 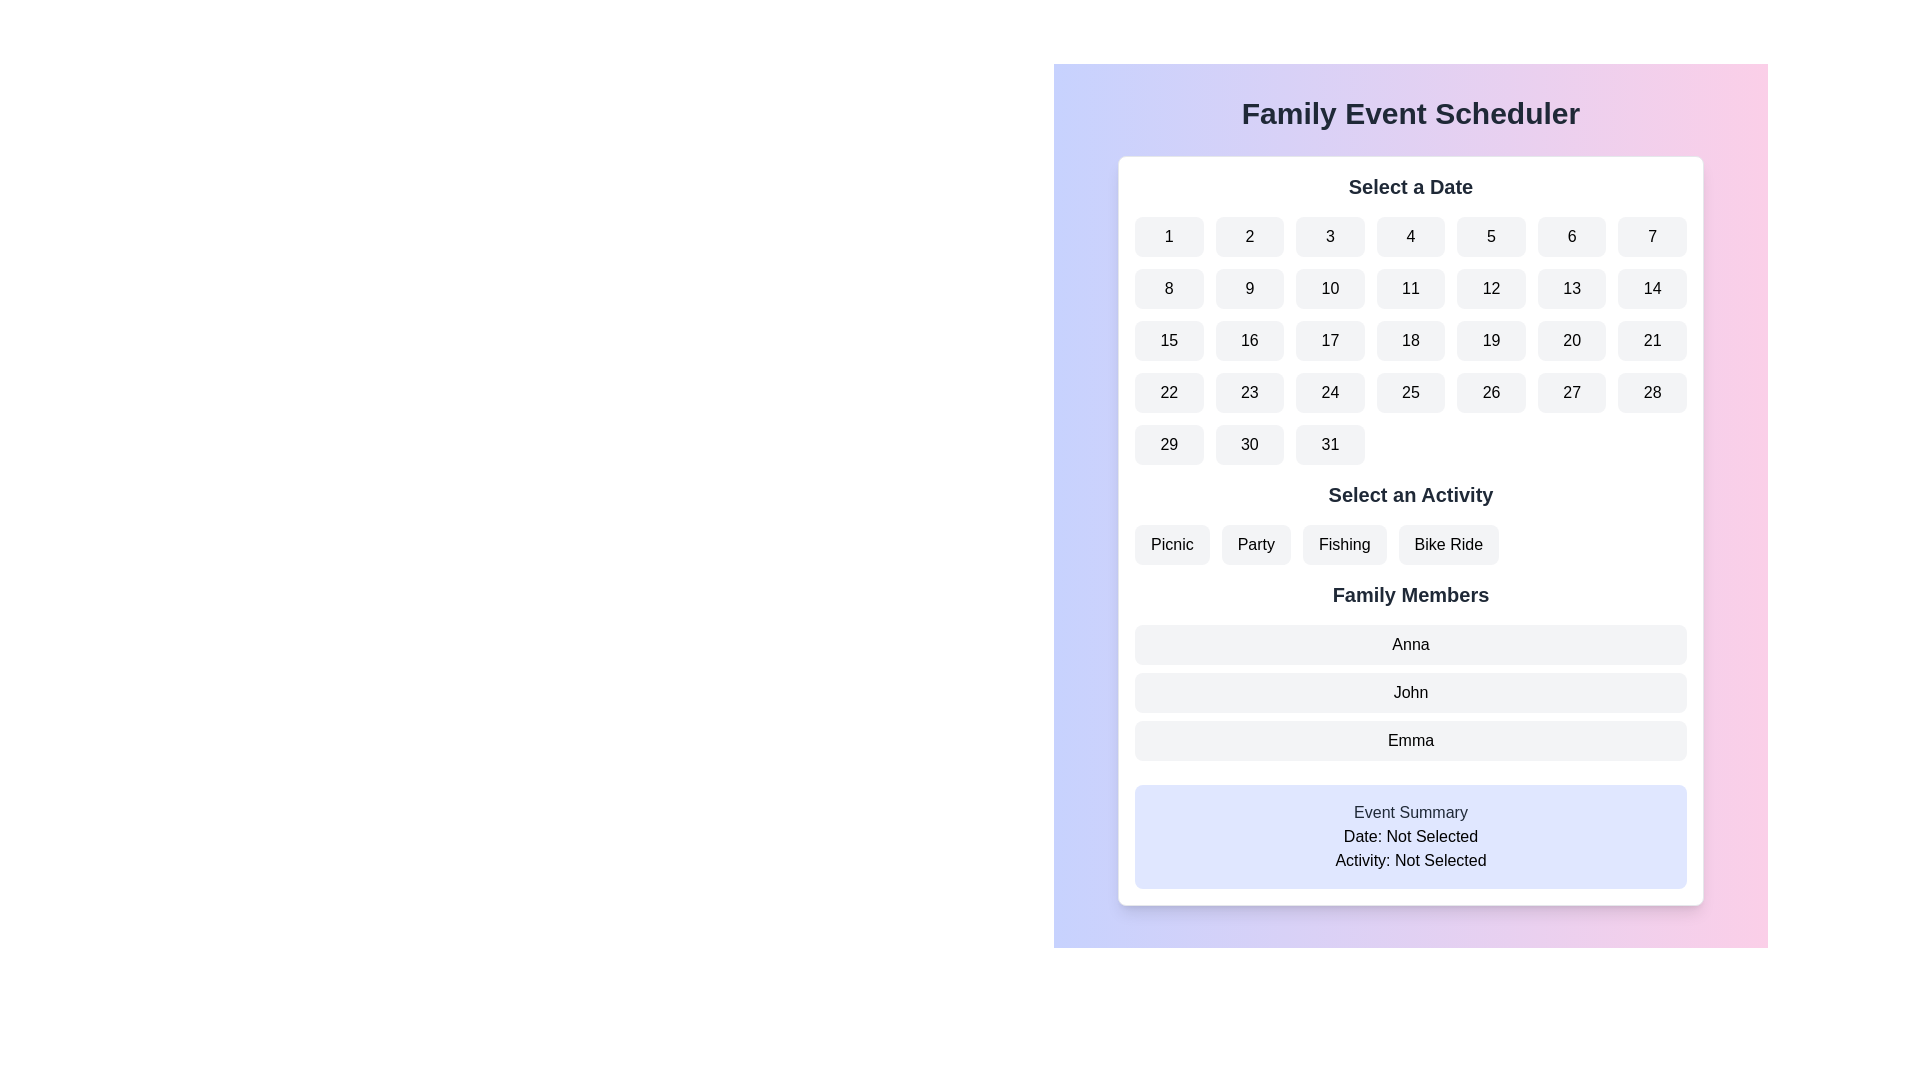 What do you see at coordinates (1652, 235) in the screenshot?
I see `the button labeled '7' in the date selection section` at bounding box center [1652, 235].